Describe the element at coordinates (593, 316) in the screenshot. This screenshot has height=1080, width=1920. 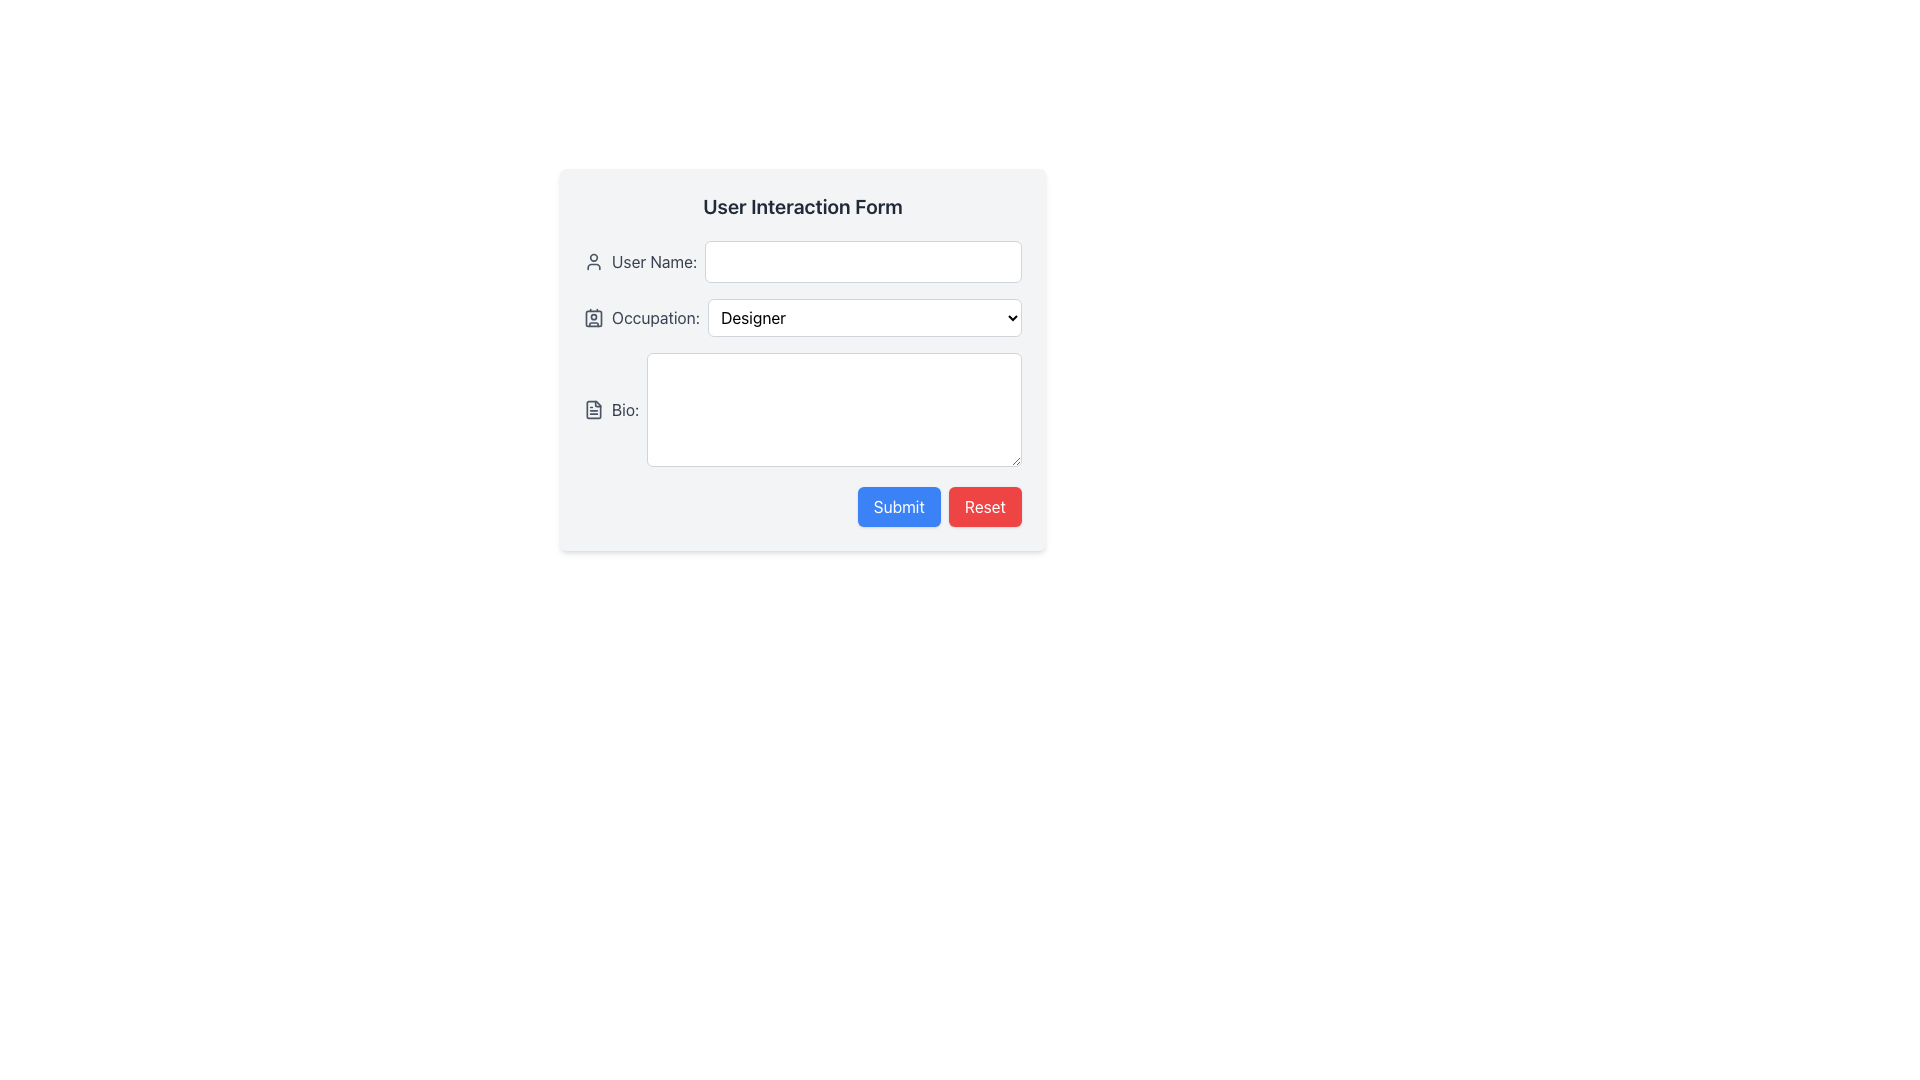
I see `the icon that visually identifies the 'Occupation' input field, located to the left of the 'Occupation' label` at that location.